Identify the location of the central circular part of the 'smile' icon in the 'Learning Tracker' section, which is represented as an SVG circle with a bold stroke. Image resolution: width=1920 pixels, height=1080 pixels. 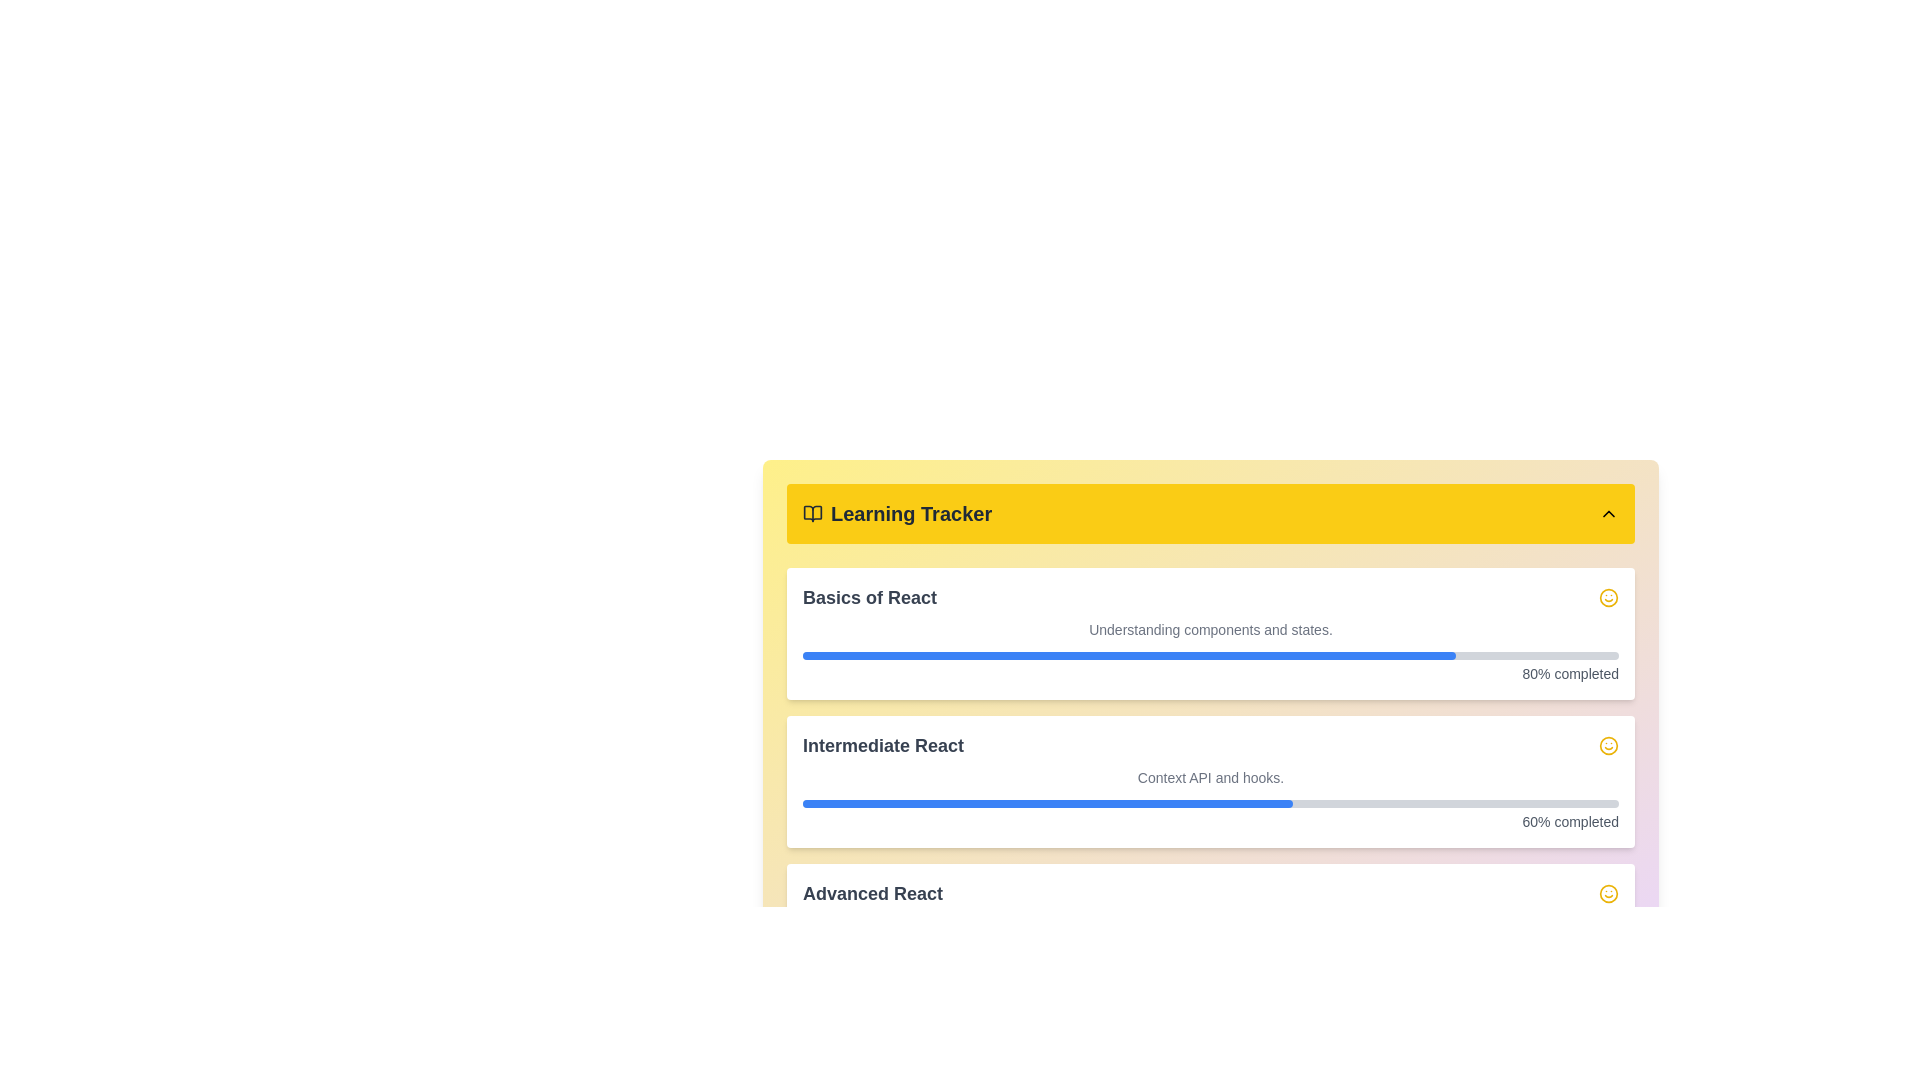
(1608, 893).